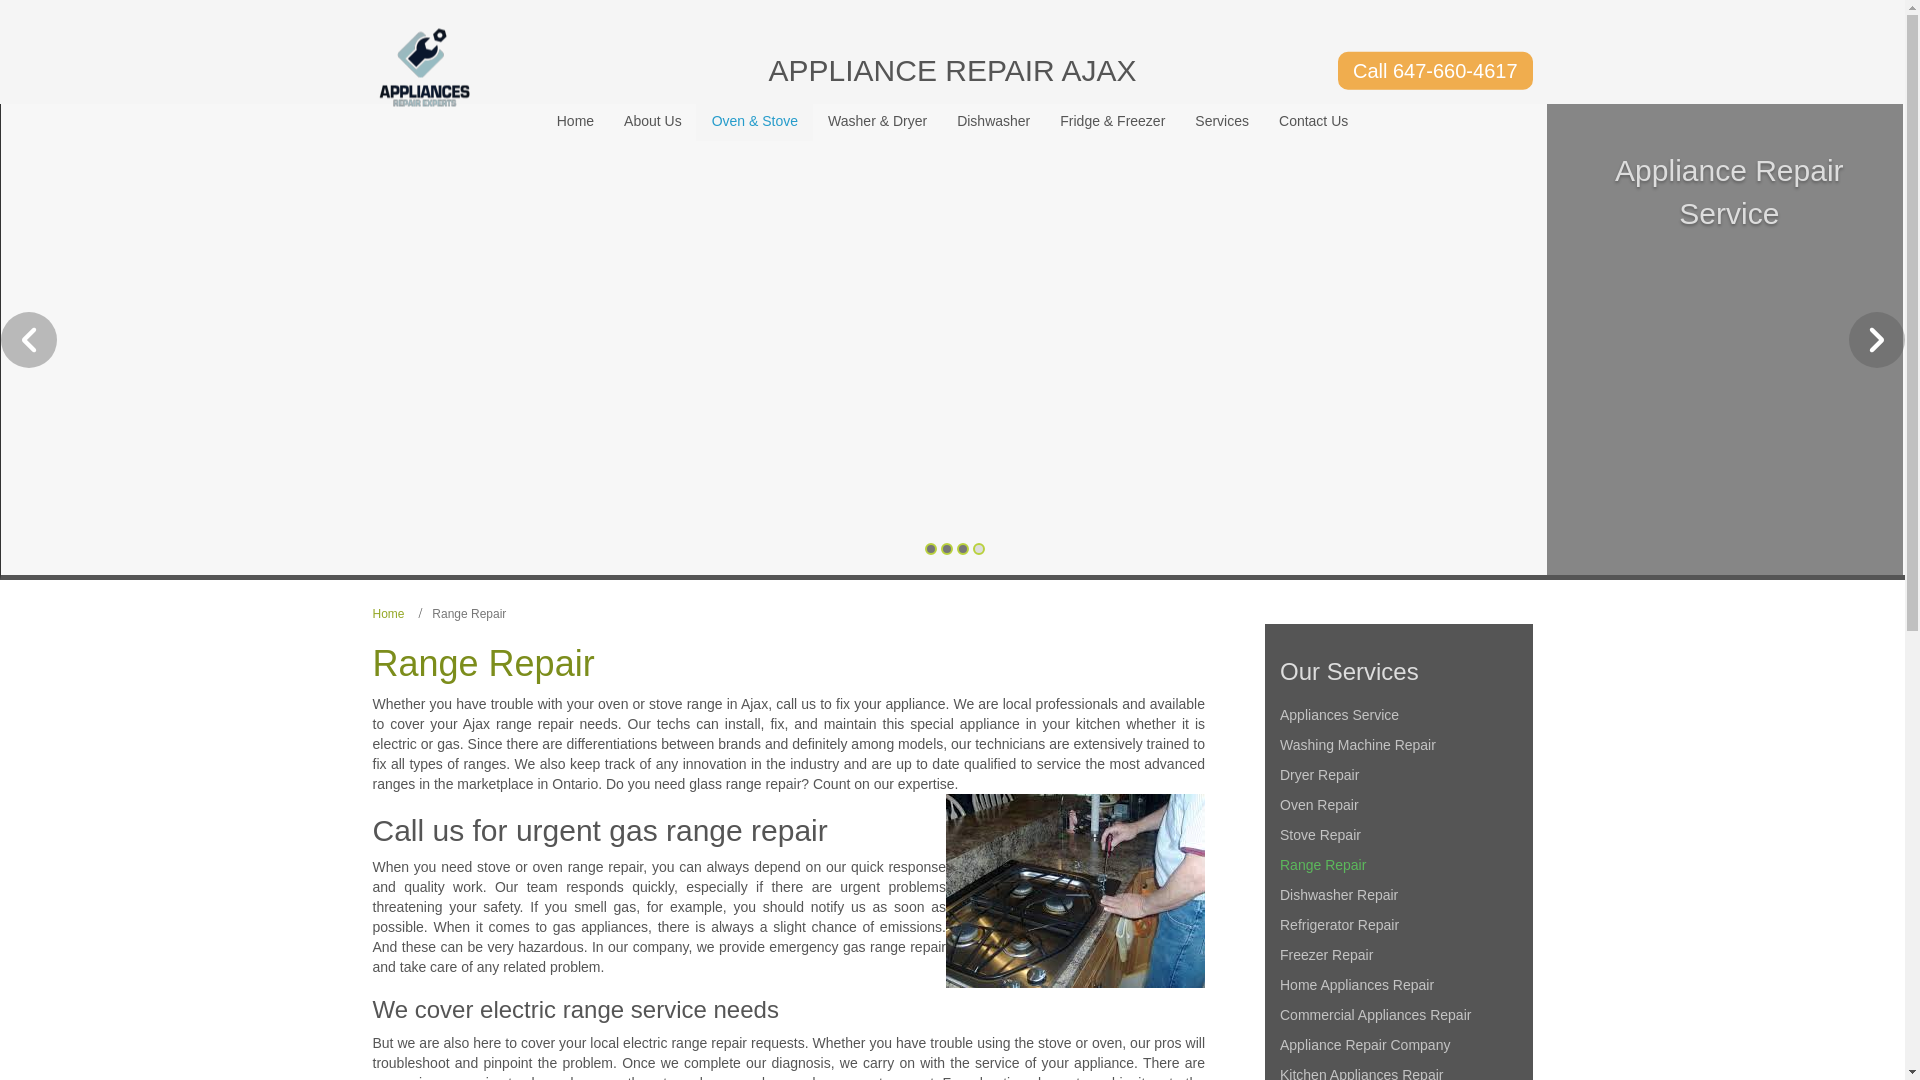 The height and width of the screenshot is (1080, 1920). What do you see at coordinates (1397, 954) in the screenshot?
I see `'Freezer Repair'` at bounding box center [1397, 954].